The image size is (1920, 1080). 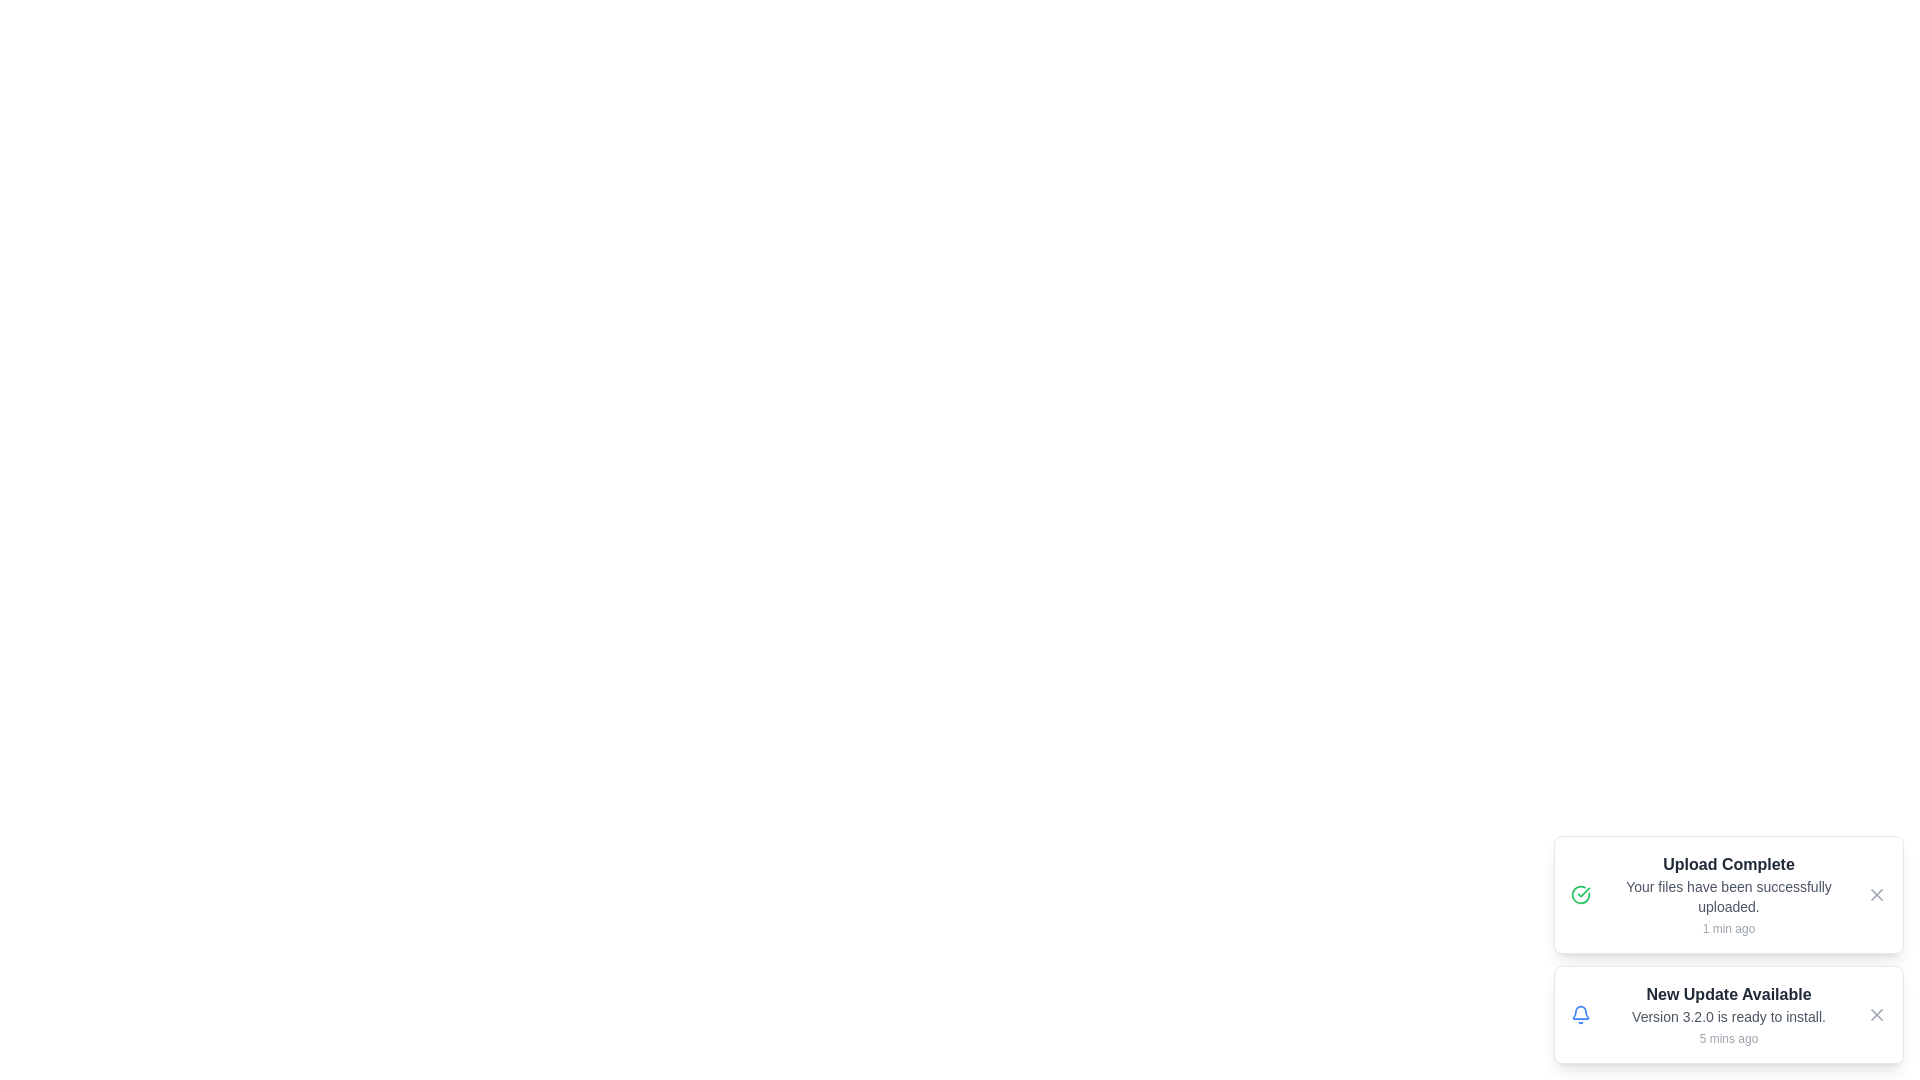 I want to click on the close button with an 'X' icon located at the top-right corner of the notification card, so click(x=1875, y=893).